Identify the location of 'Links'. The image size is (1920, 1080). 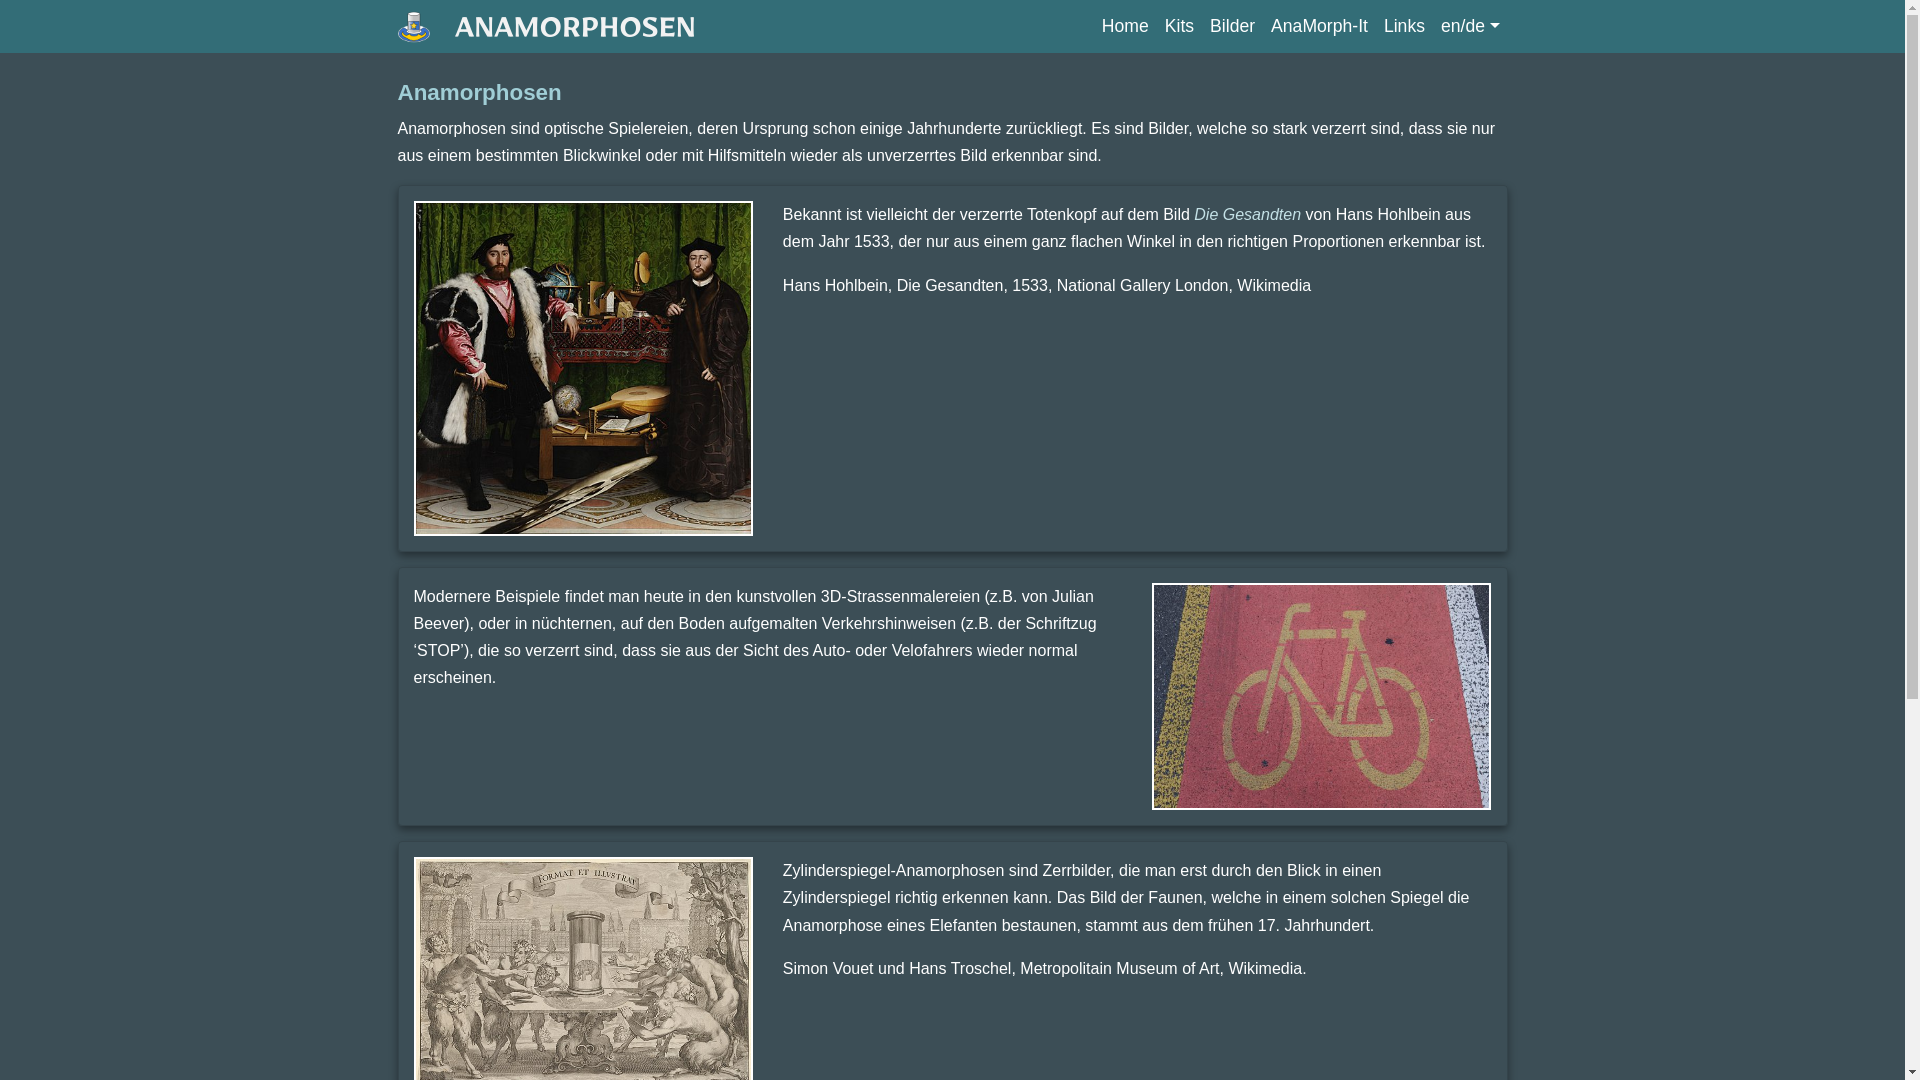
(1403, 26).